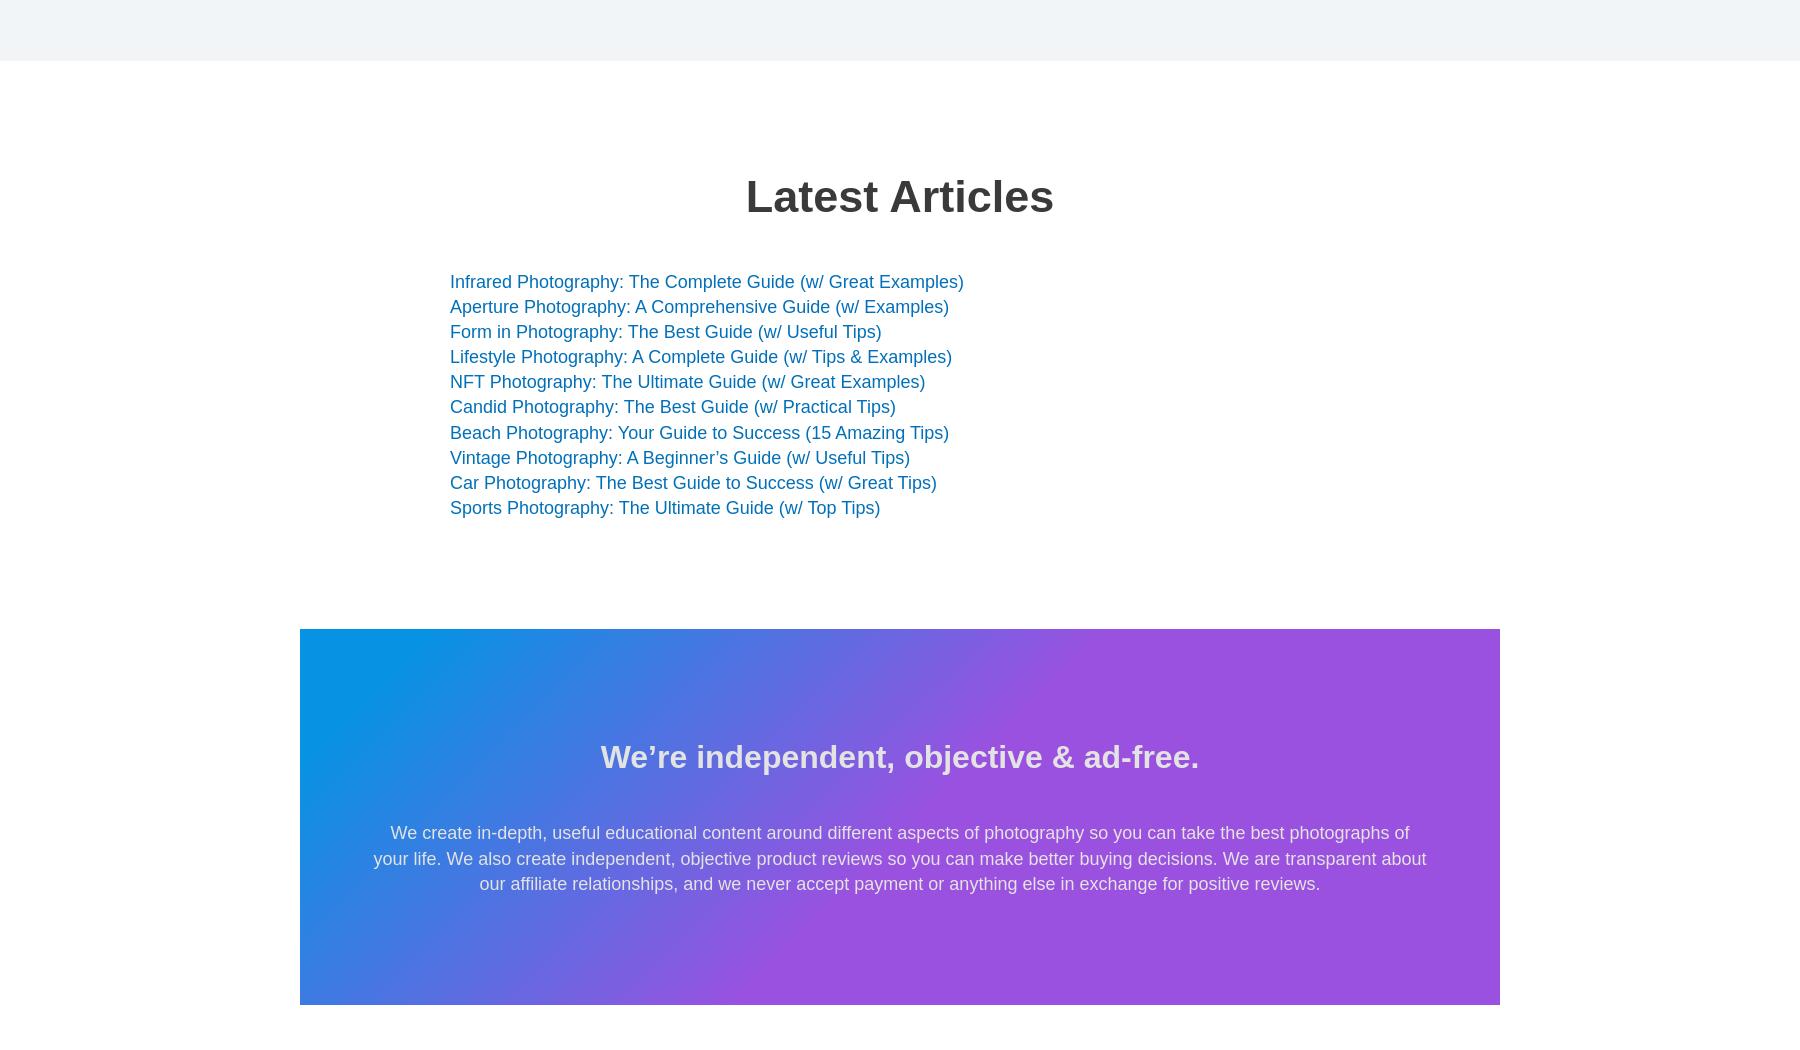  What do you see at coordinates (899, 757) in the screenshot?
I see `'We’re independent, objective & ad-free.'` at bounding box center [899, 757].